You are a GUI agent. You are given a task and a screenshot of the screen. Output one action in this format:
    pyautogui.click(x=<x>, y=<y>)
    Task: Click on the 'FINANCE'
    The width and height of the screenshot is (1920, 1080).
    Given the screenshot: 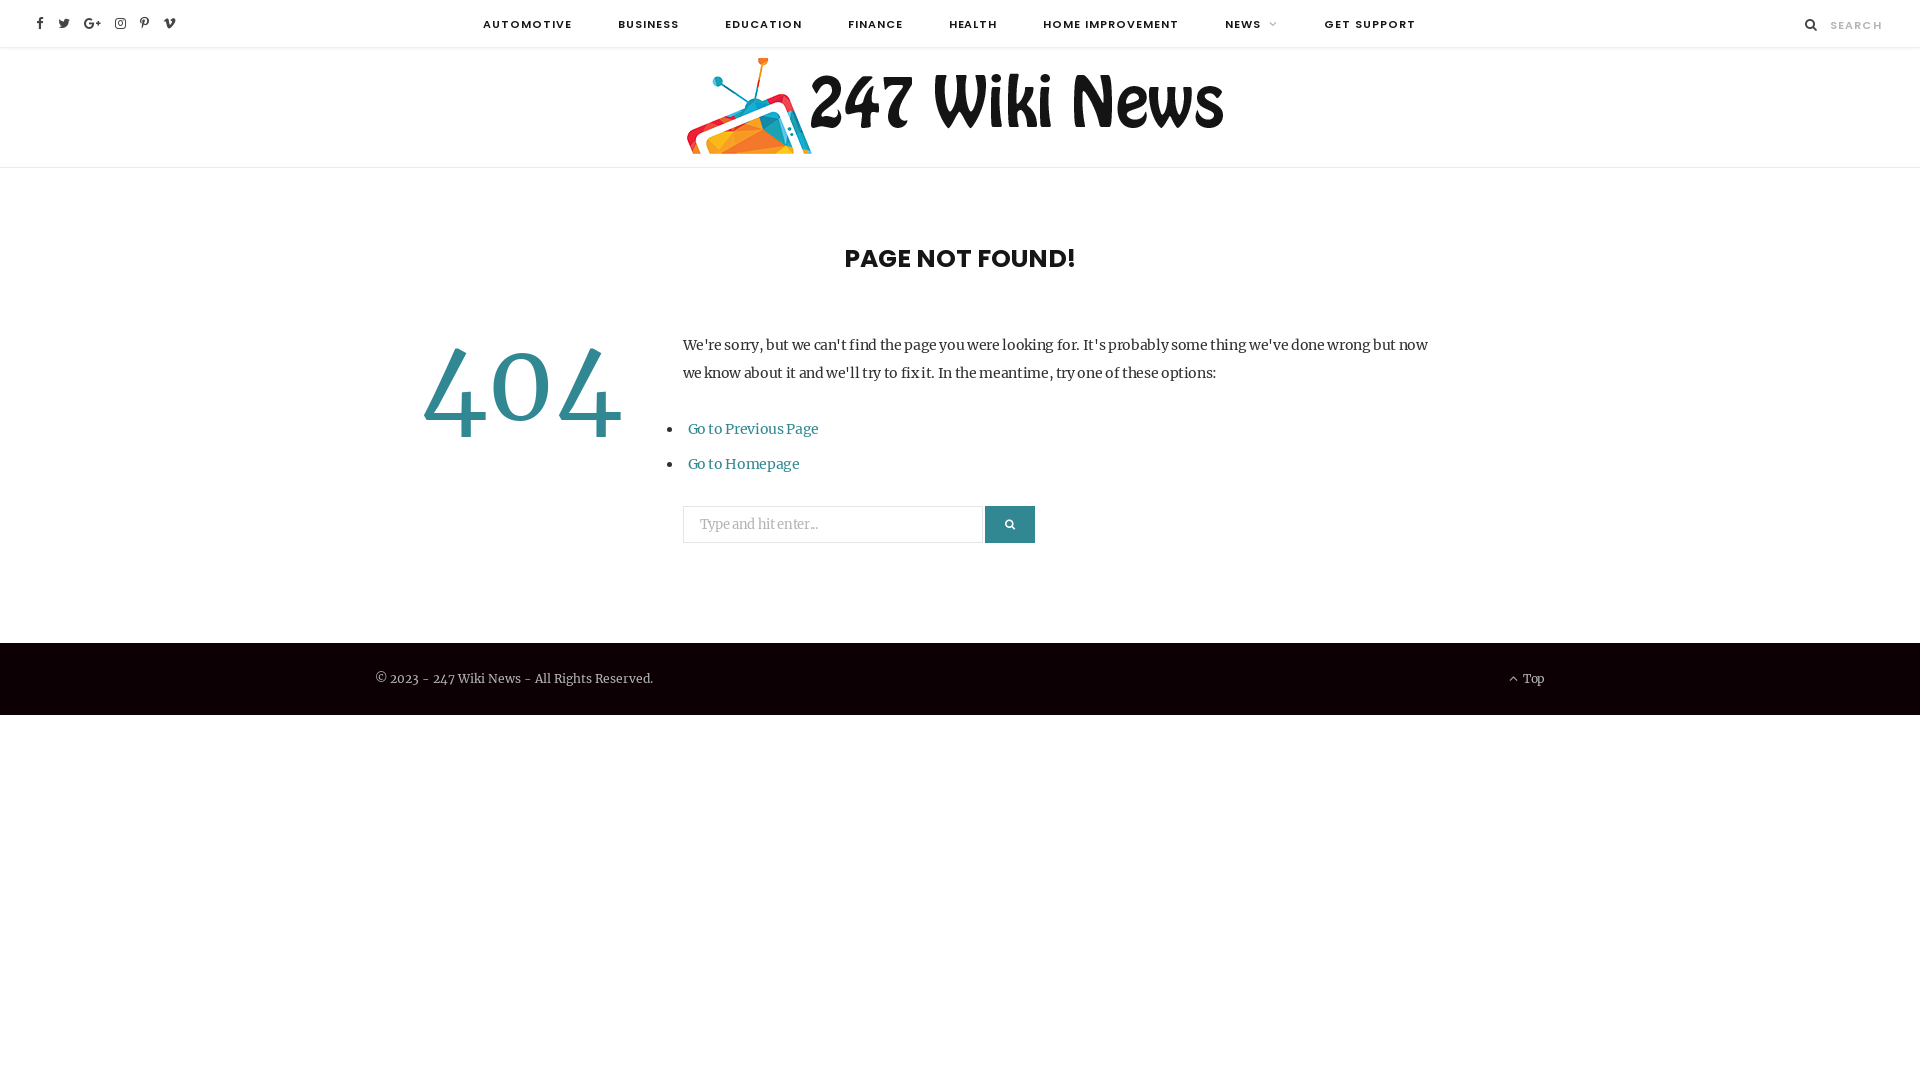 What is the action you would take?
    pyautogui.click(x=875, y=23)
    